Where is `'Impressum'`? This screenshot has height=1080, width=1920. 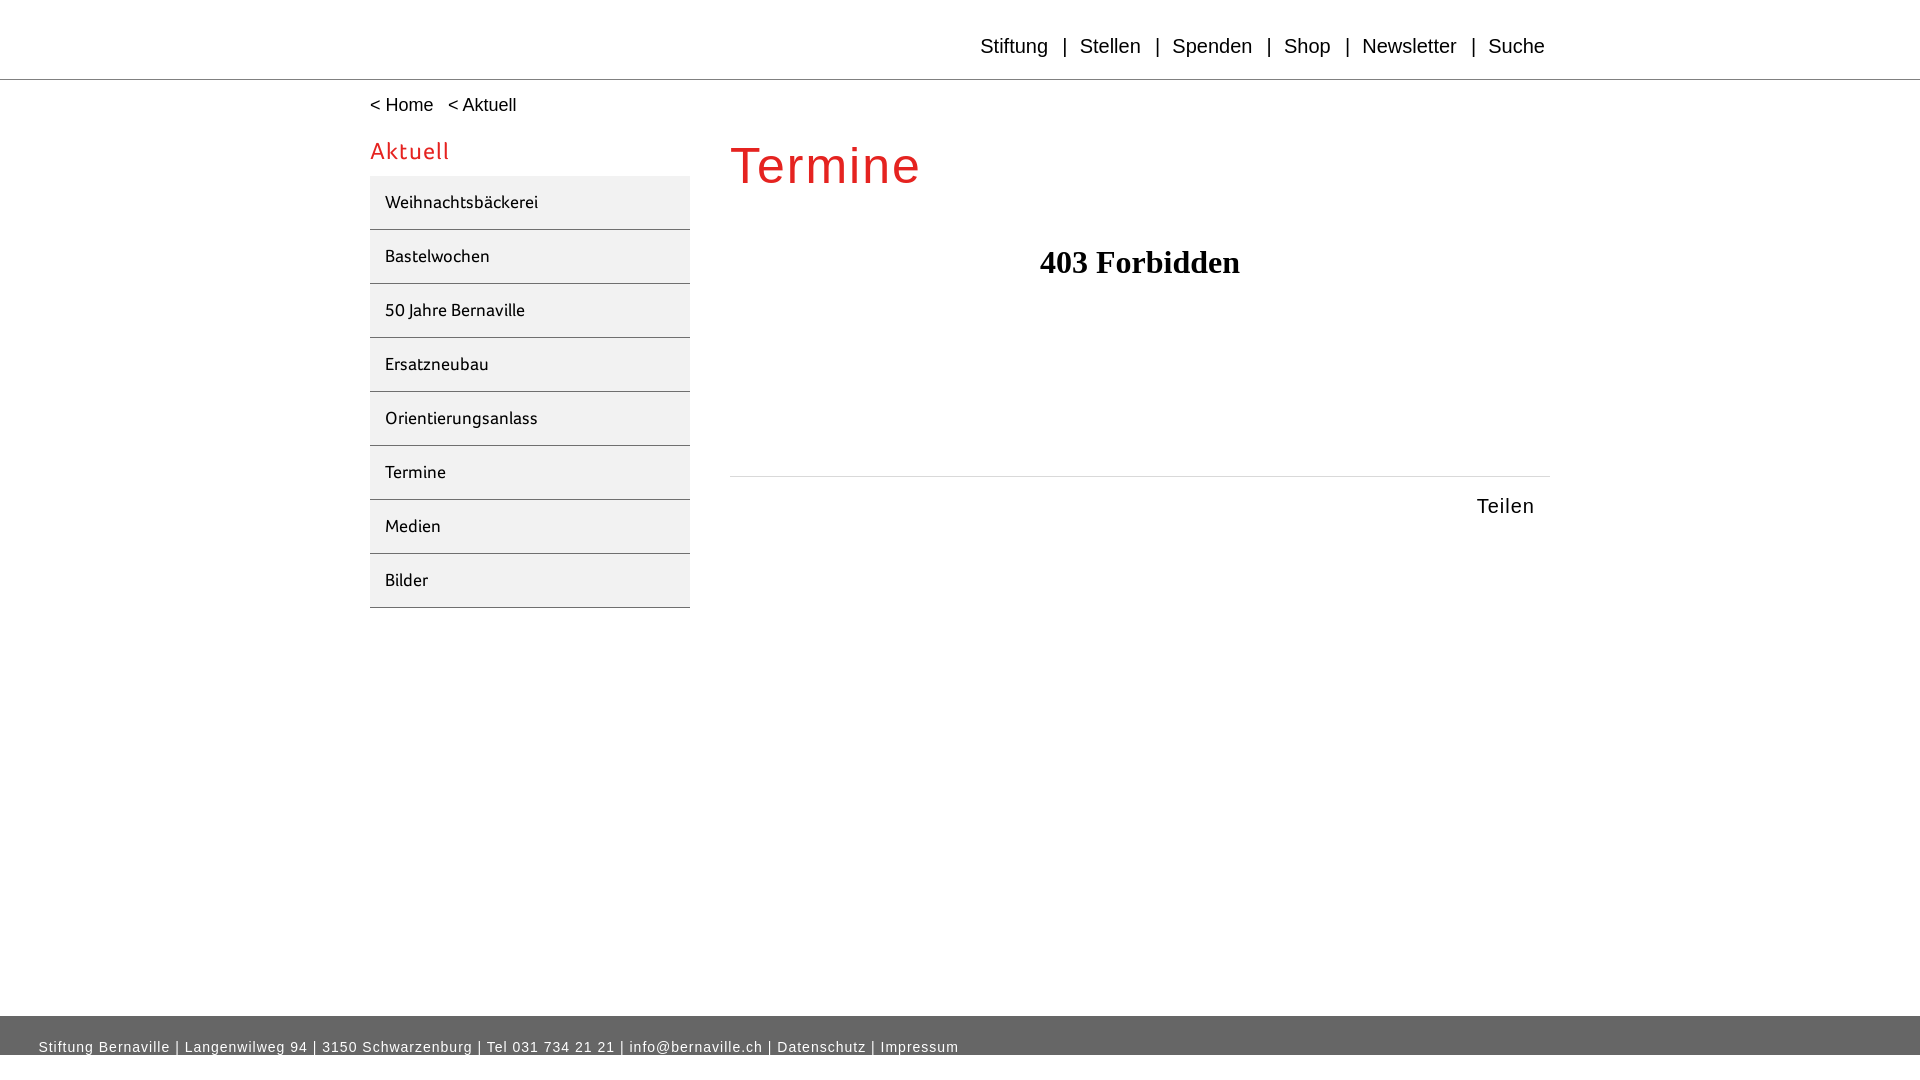
'Impressum' is located at coordinates (919, 1046).